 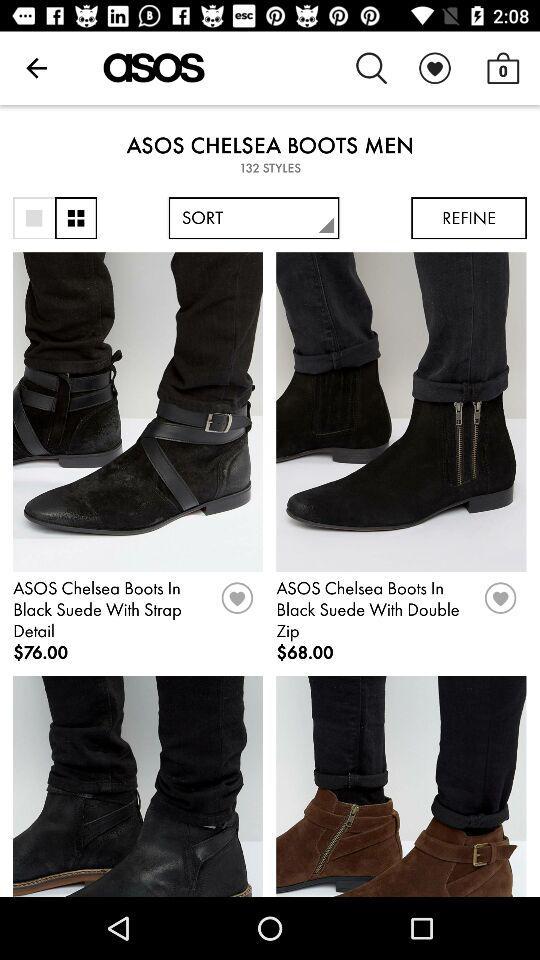 What do you see at coordinates (237, 604) in the screenshot?
I see `like item` at bounding box center [237, 604].